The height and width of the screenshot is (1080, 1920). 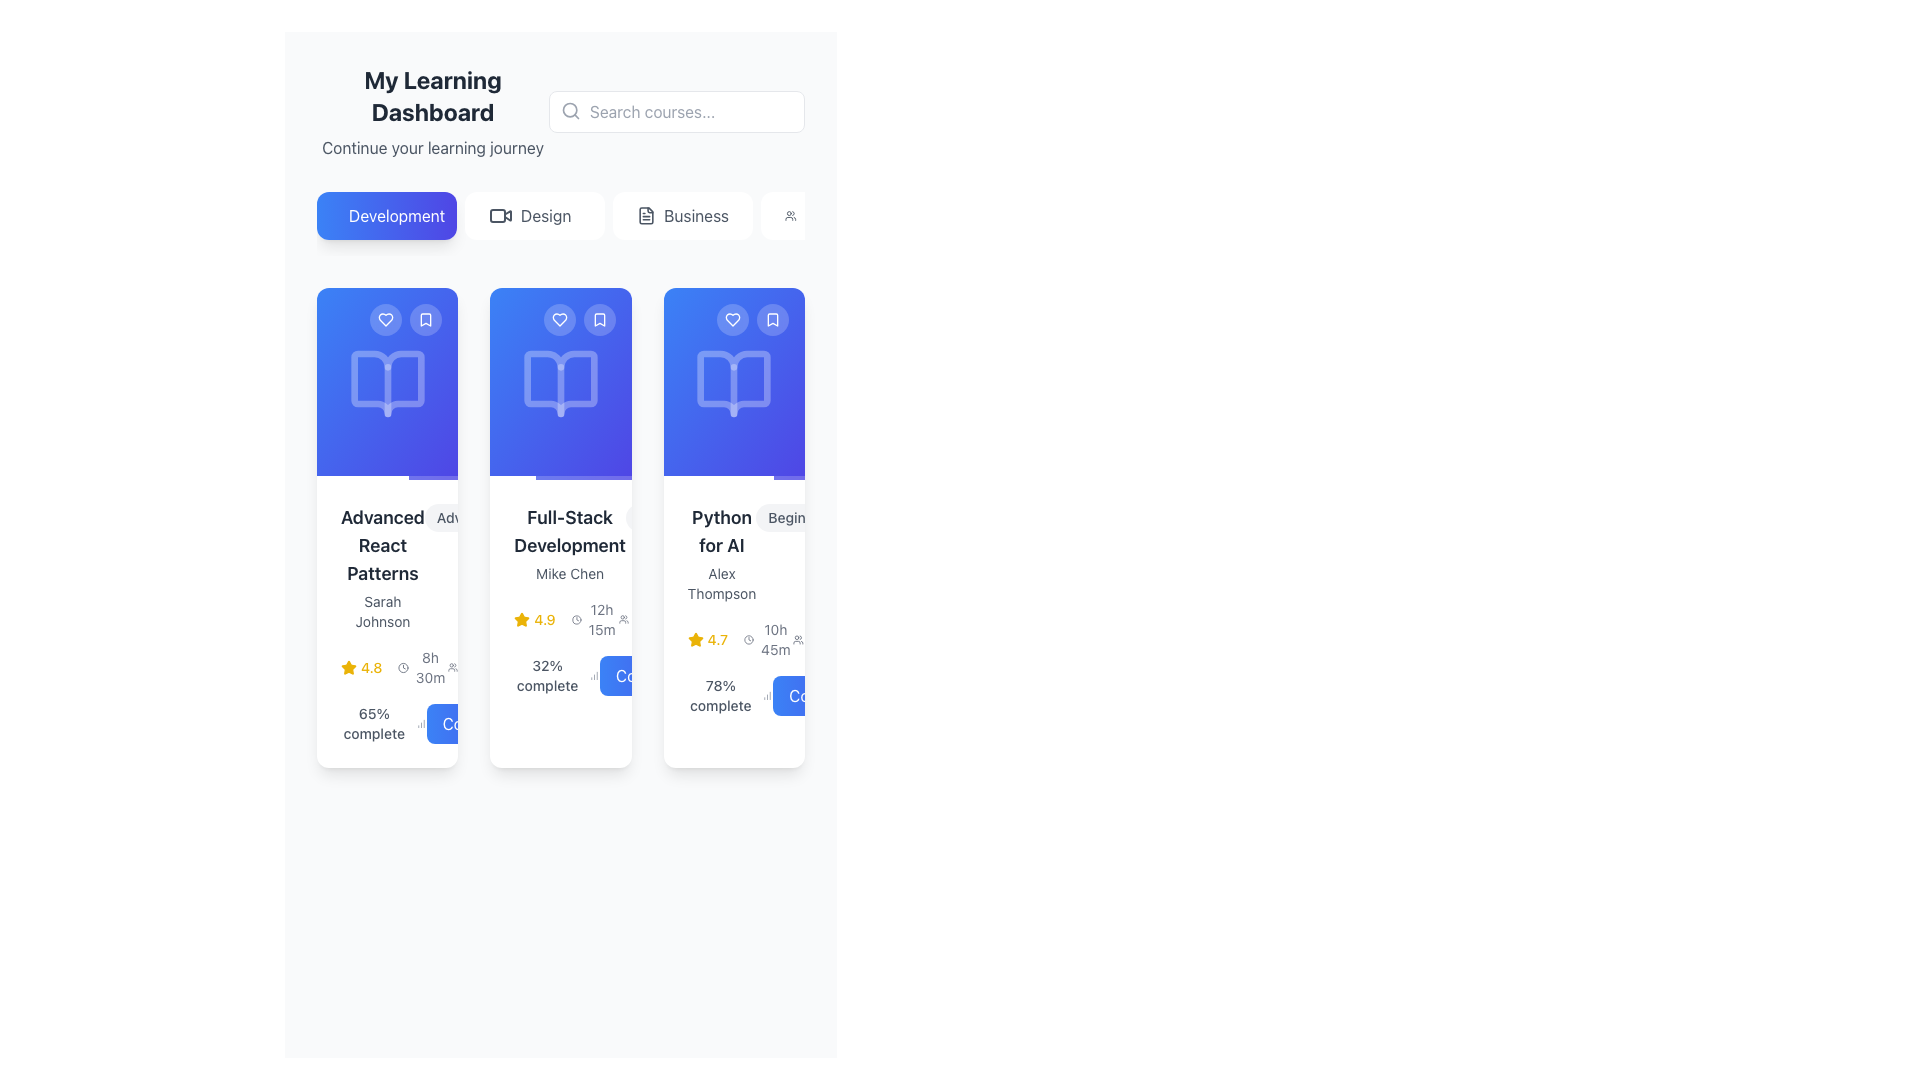 What do you see at coordinates (522, 618) in the screenshot?
I see `the rating value represented by the star icon located in the bottom section of the 'Full-Stack Development' course card` at bounding box center [522, 618].